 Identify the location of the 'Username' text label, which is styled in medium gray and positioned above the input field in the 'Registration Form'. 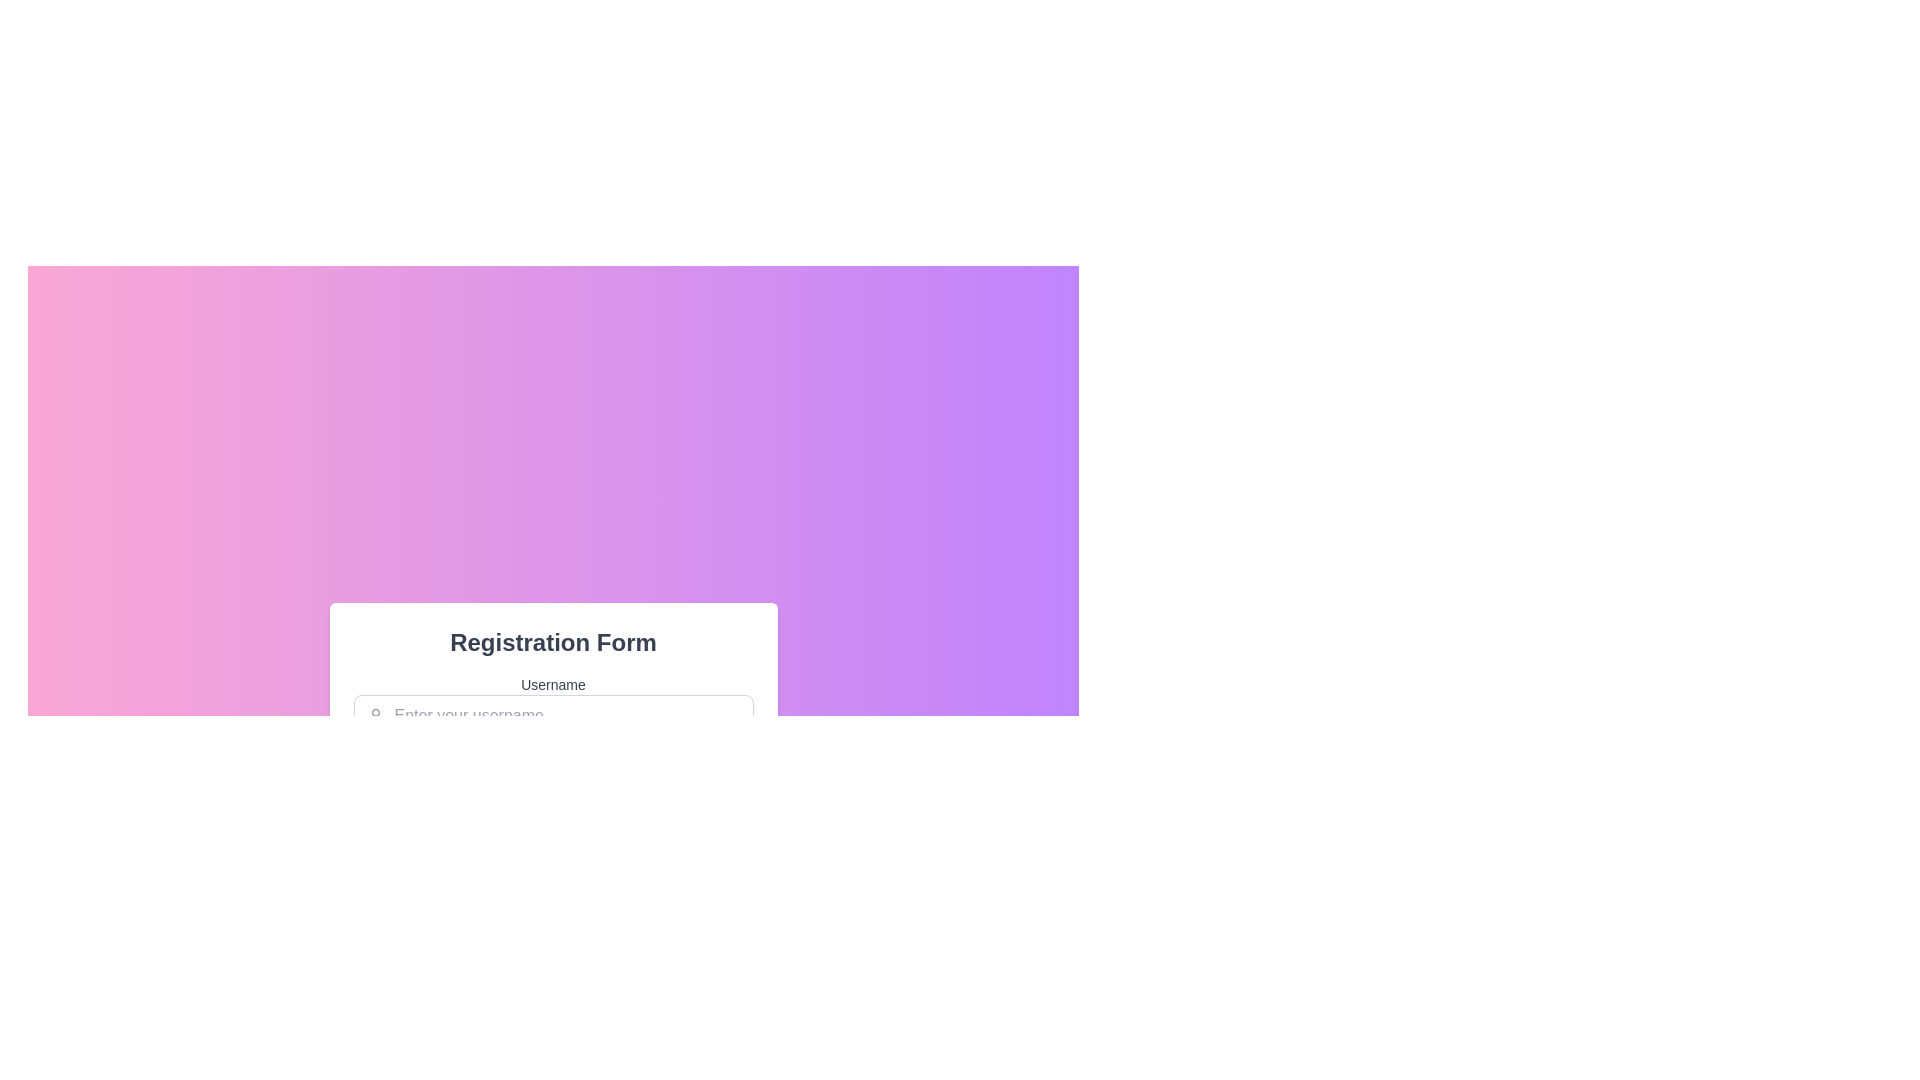
(553, 684).